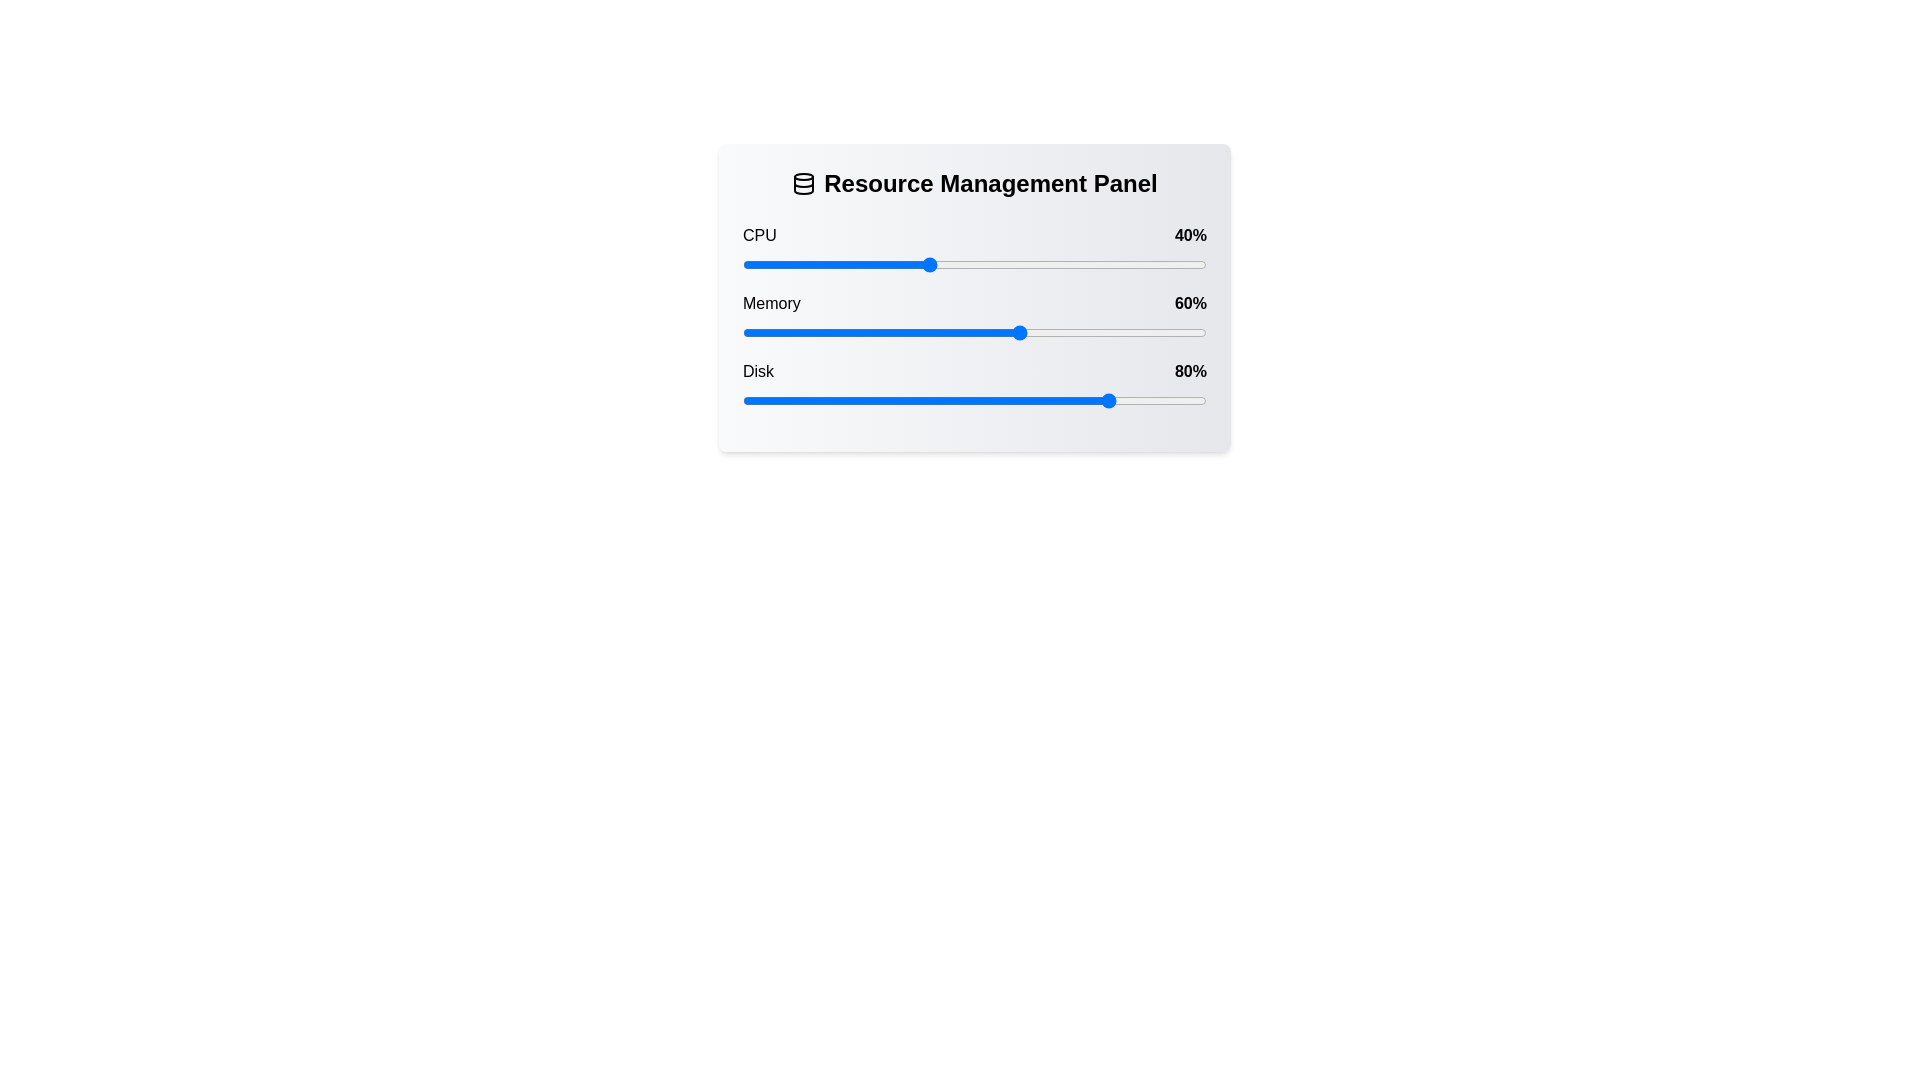  I want to click on the Disk slider to set its value to 18%, so click(826, 401).